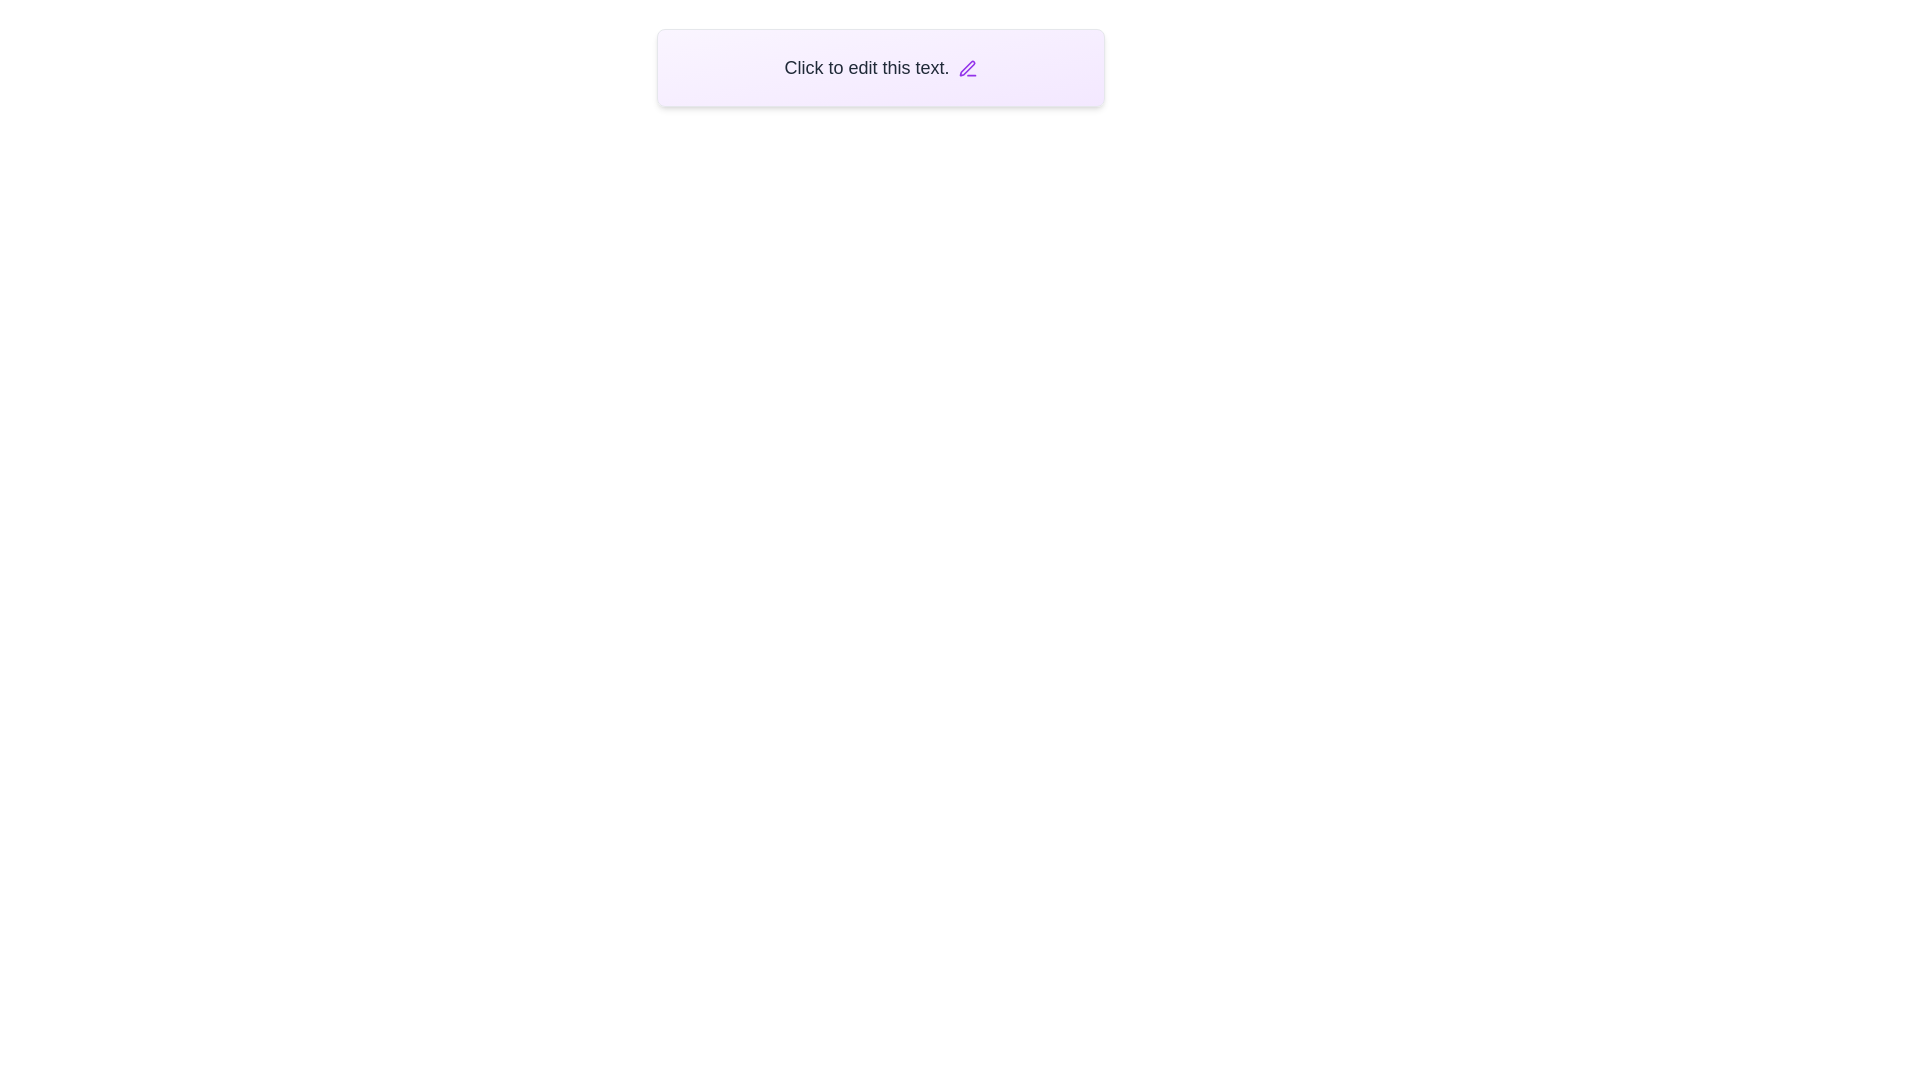 Image resolution: width=1920 pixels, height=1080 pixels. Describe the element at coordinates (880, 67) in the screenshot. I see `the interactive text element with an edit functionality indicated by the pen icon to enter edit mode` at that location.